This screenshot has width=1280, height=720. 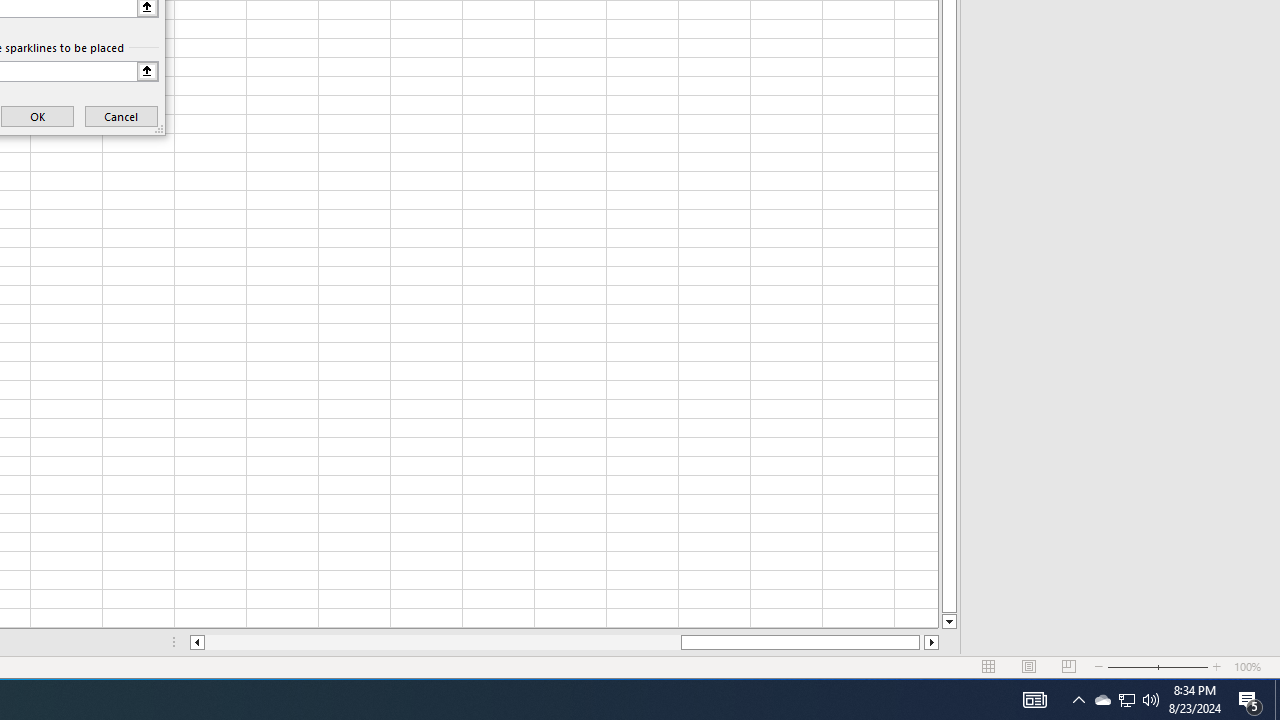 What do you see at coordinates (1132, 667) in the screenshot?
I see `'Zoom Out'` at bounding box center [1132, 667].